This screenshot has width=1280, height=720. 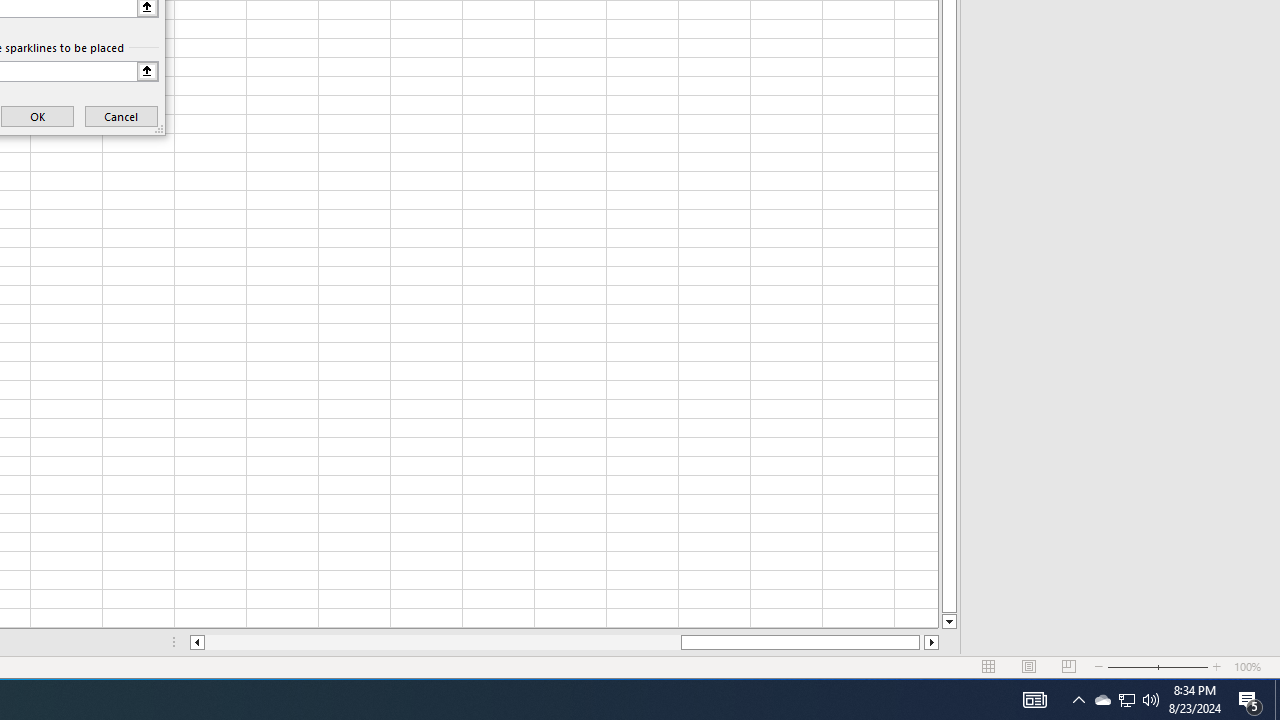 What do you see at coordinates (1132, 667) in the screenshot?
I see `'Zoom Out'` at bounding box center [1132, 667].